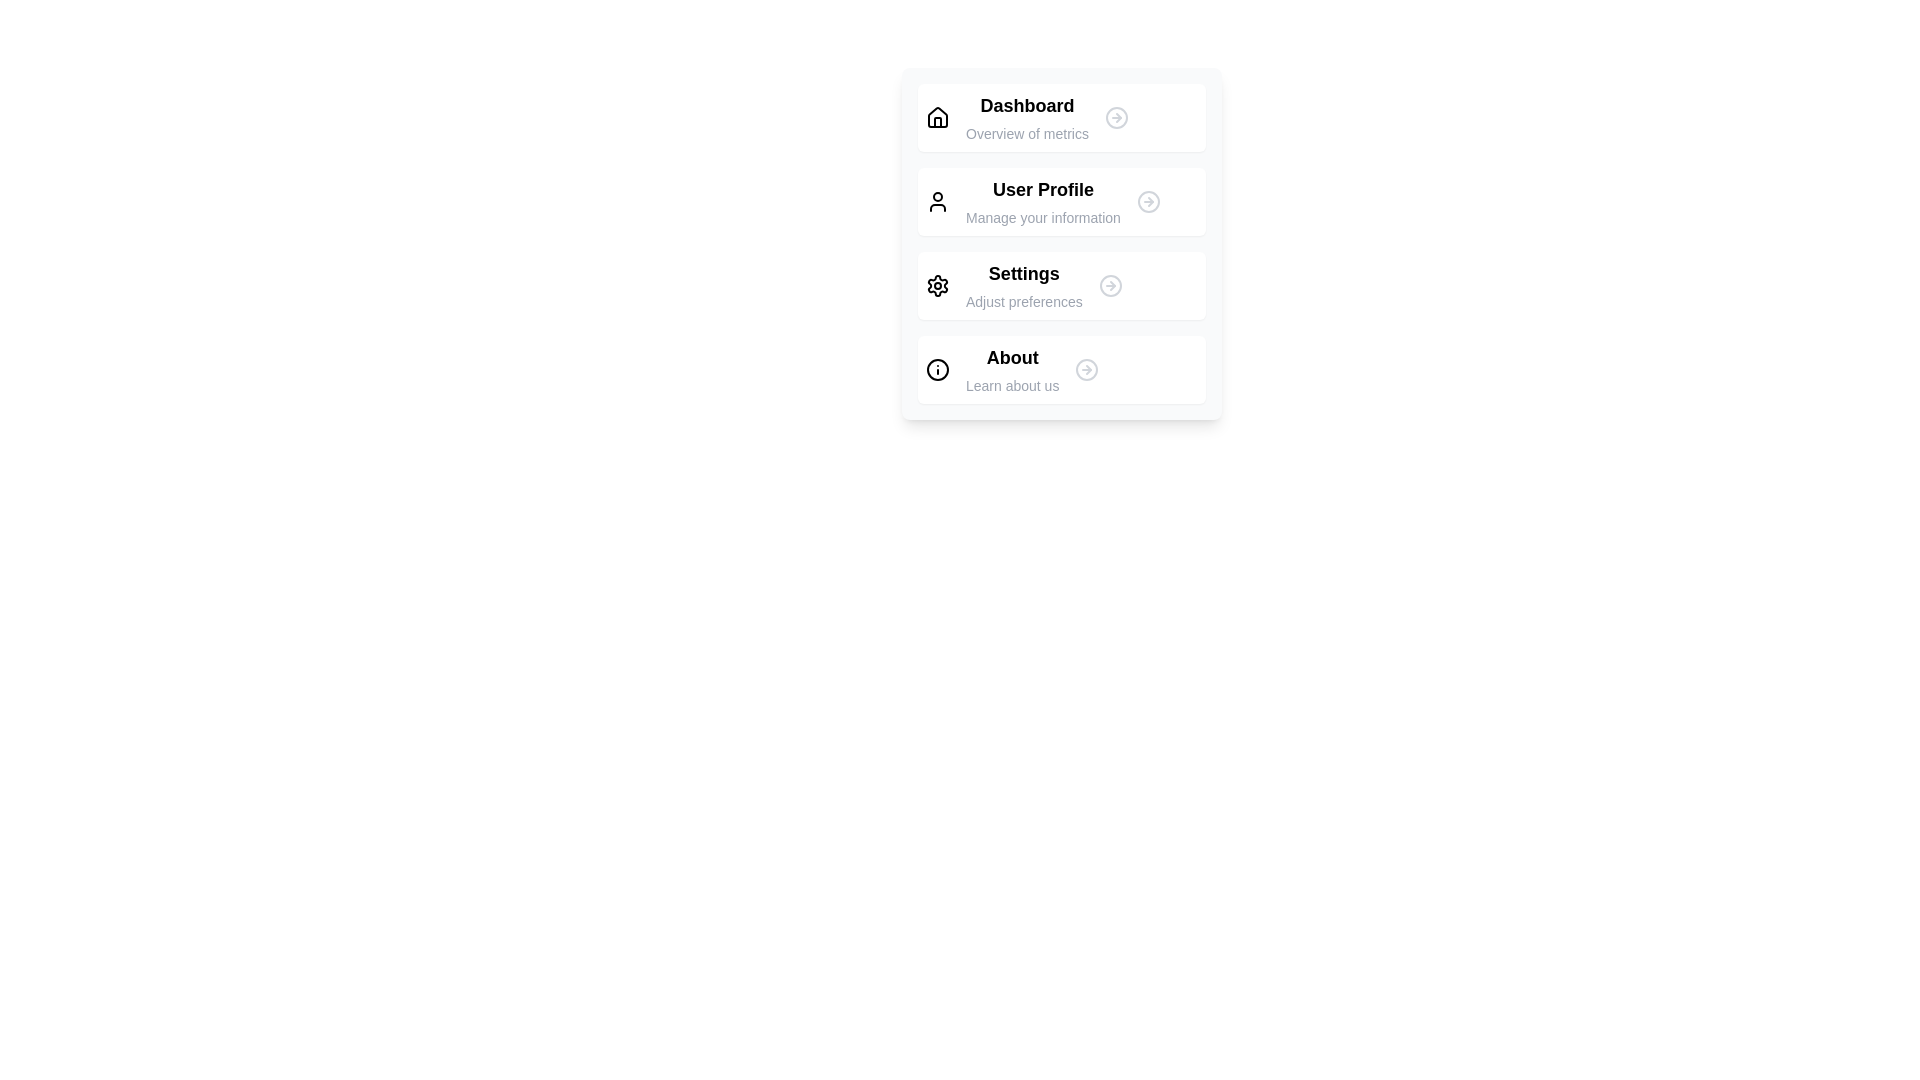 This screenshot has width=1920, height=1080. What do you see at coordinates (936, 118) in the screenshot?
I see `the 'Dashboard' icon, which is the leftmost item in the first row of the list, adjacent to the text 'Dashboard'` at bounding box center [936, 118].